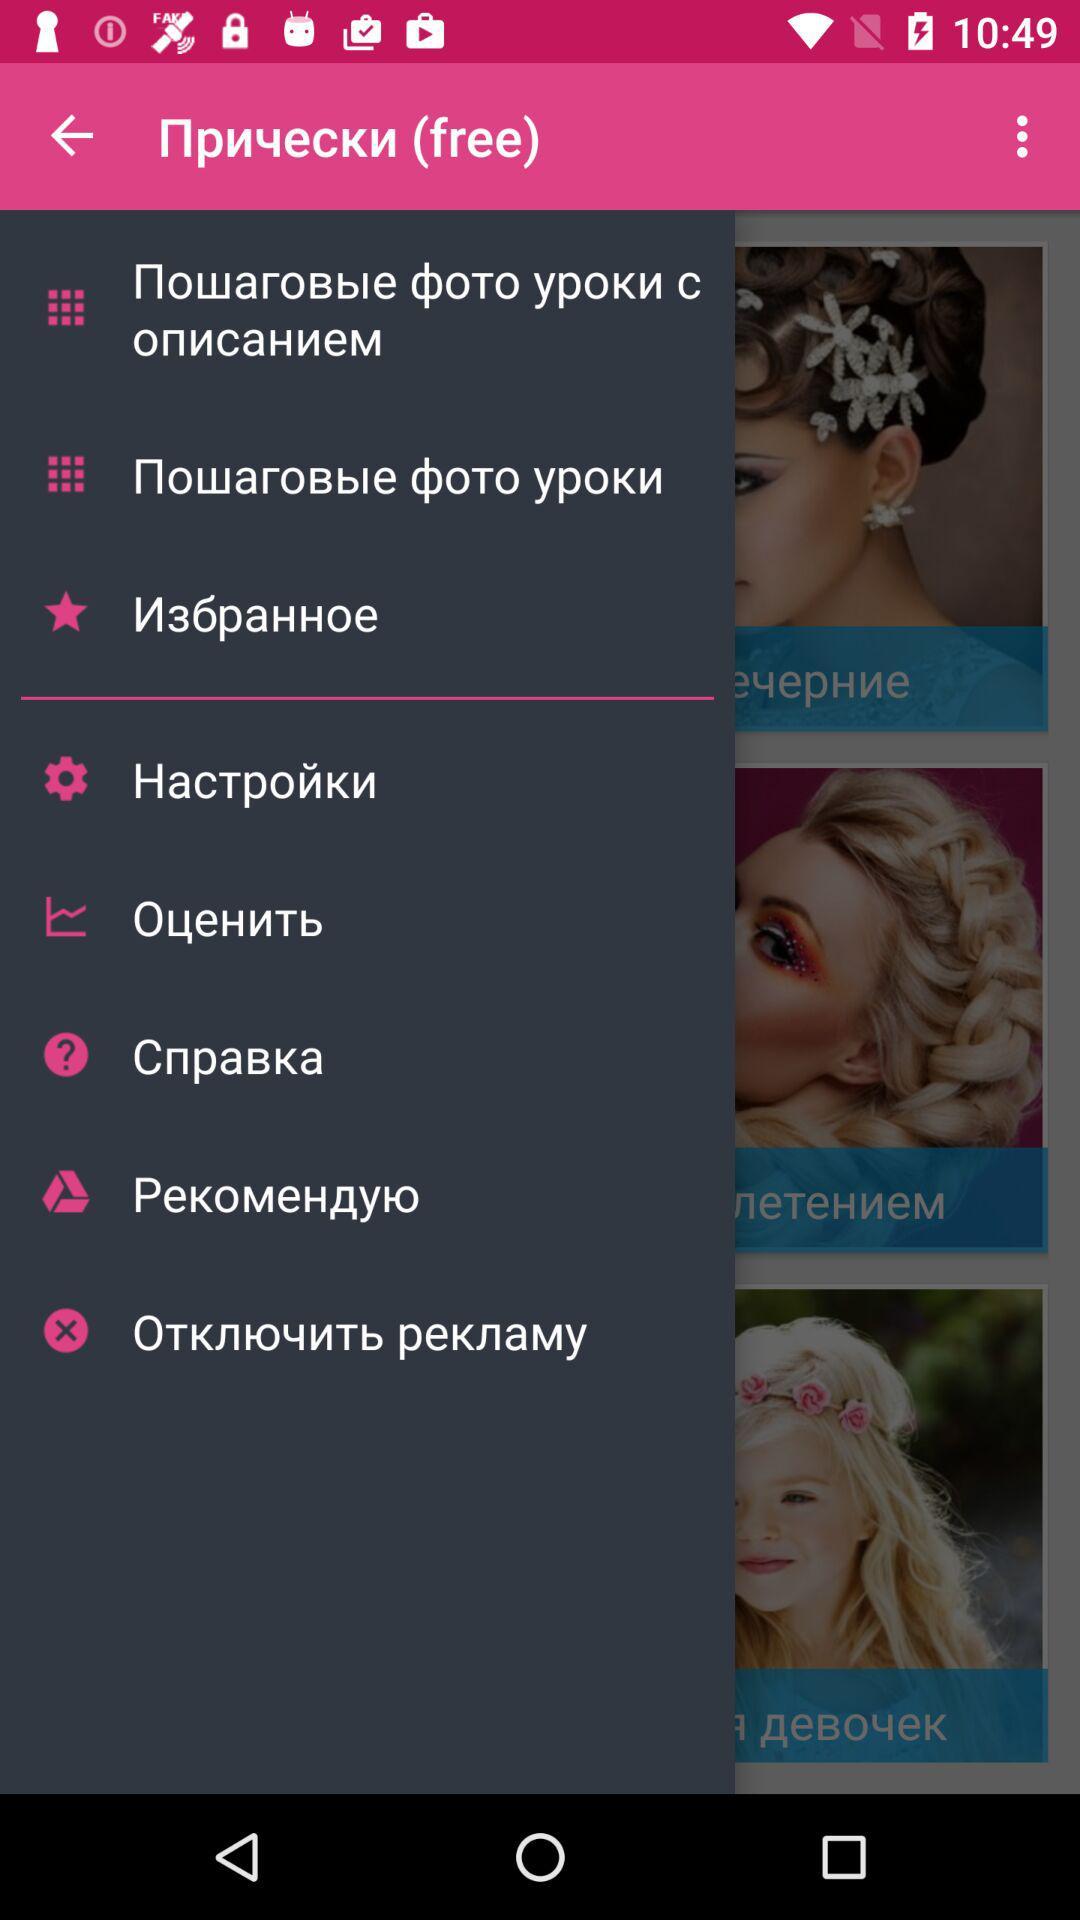 This screenshot has width=1080, height=1920. Describe the element at coordinates (64, 1192) in the screenshot. I see `last but one icon` at that location.